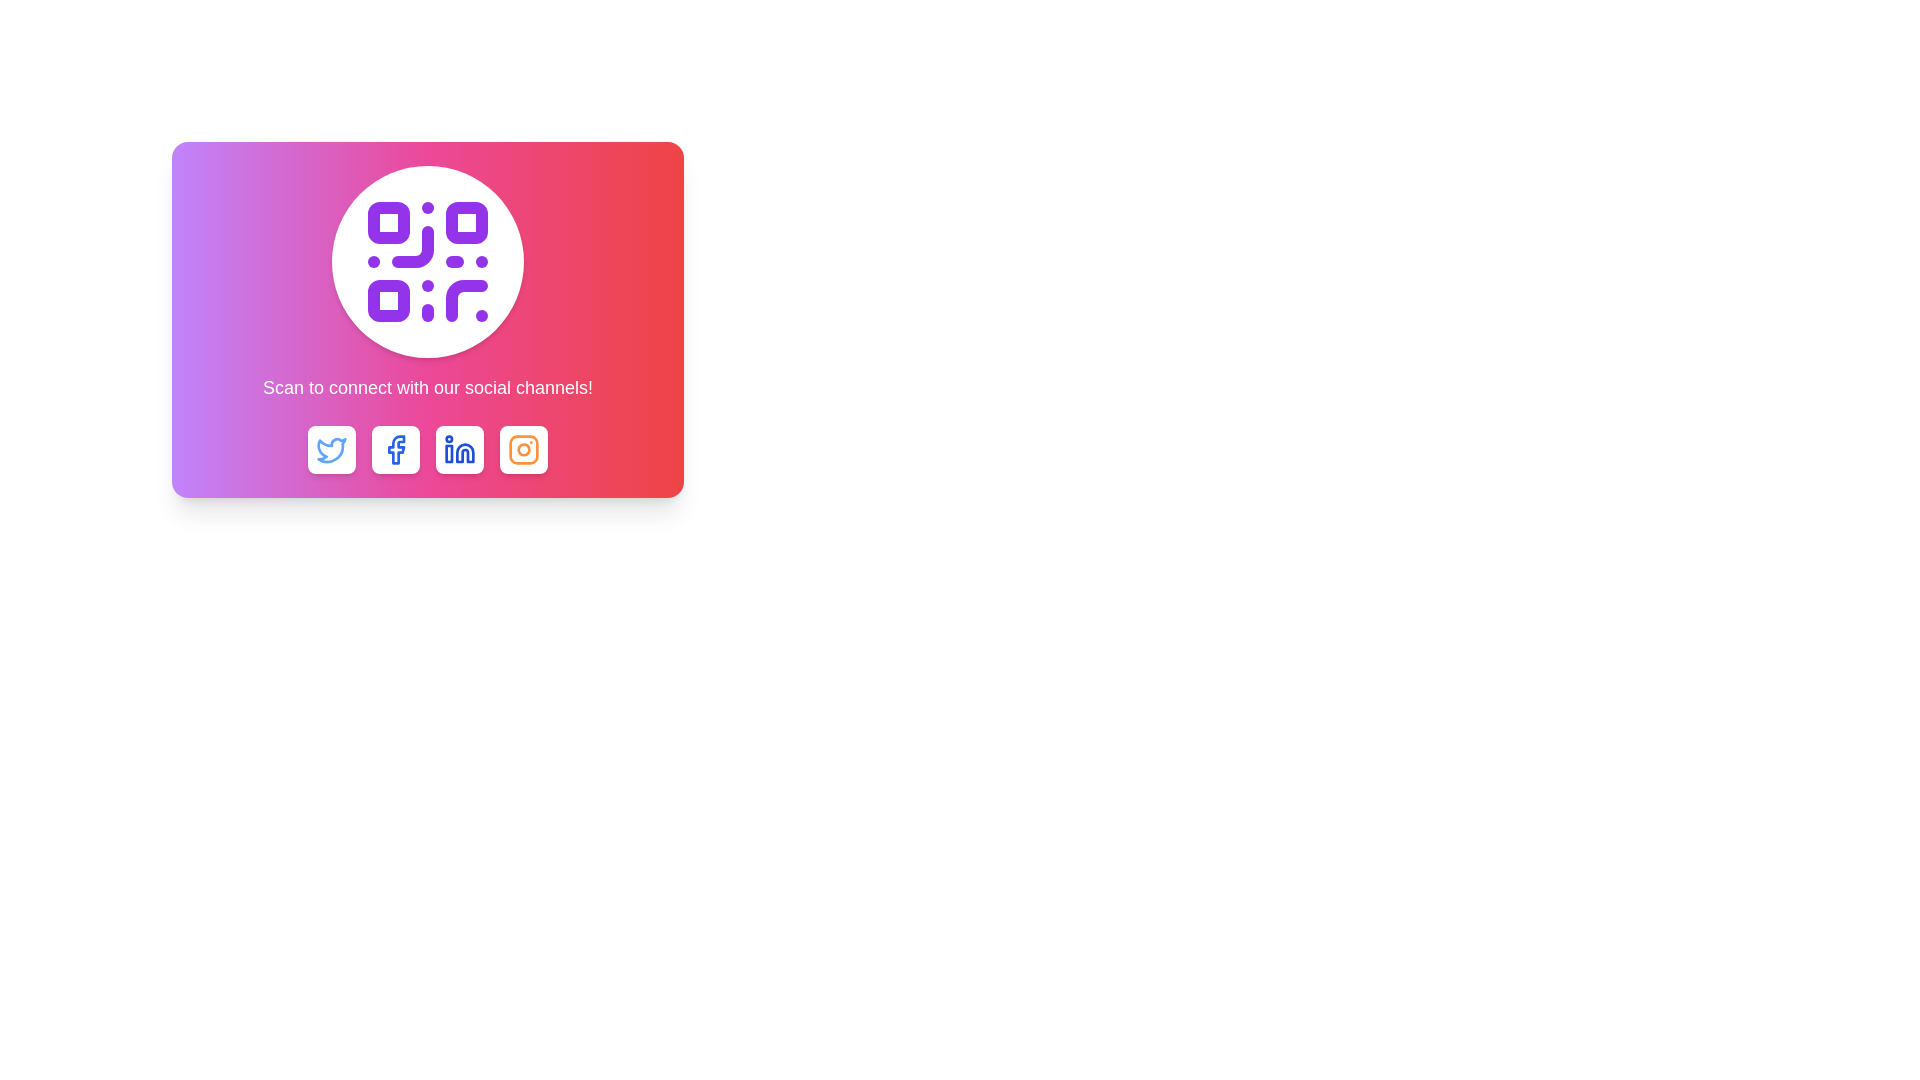  What do you see at coordinates (523, 450) in the screenshot?
I see `the Instagram navigation button, which is the fourth button in a row of social media icons at the far-right of the card layout` at bounding box center [523, 450].